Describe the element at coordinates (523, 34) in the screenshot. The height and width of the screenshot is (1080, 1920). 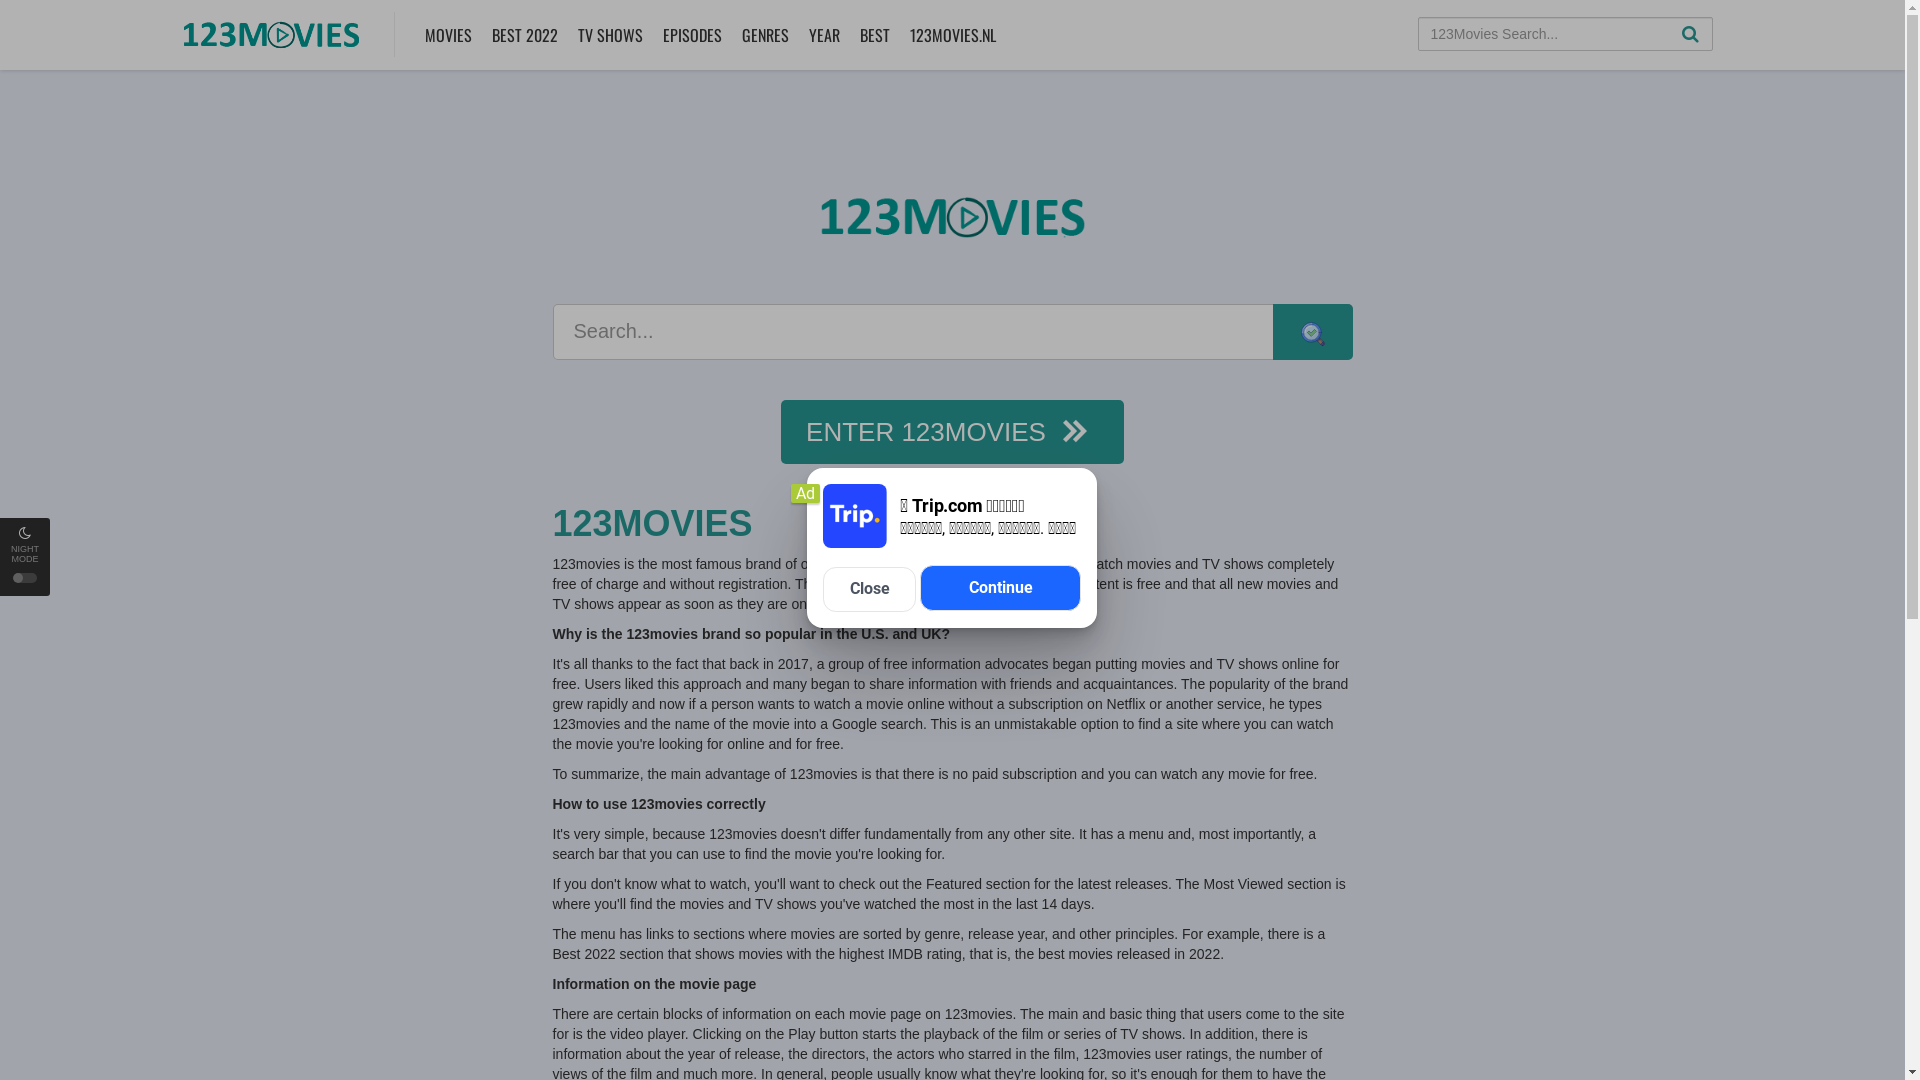
I see `'BEST 2022'` at that location.